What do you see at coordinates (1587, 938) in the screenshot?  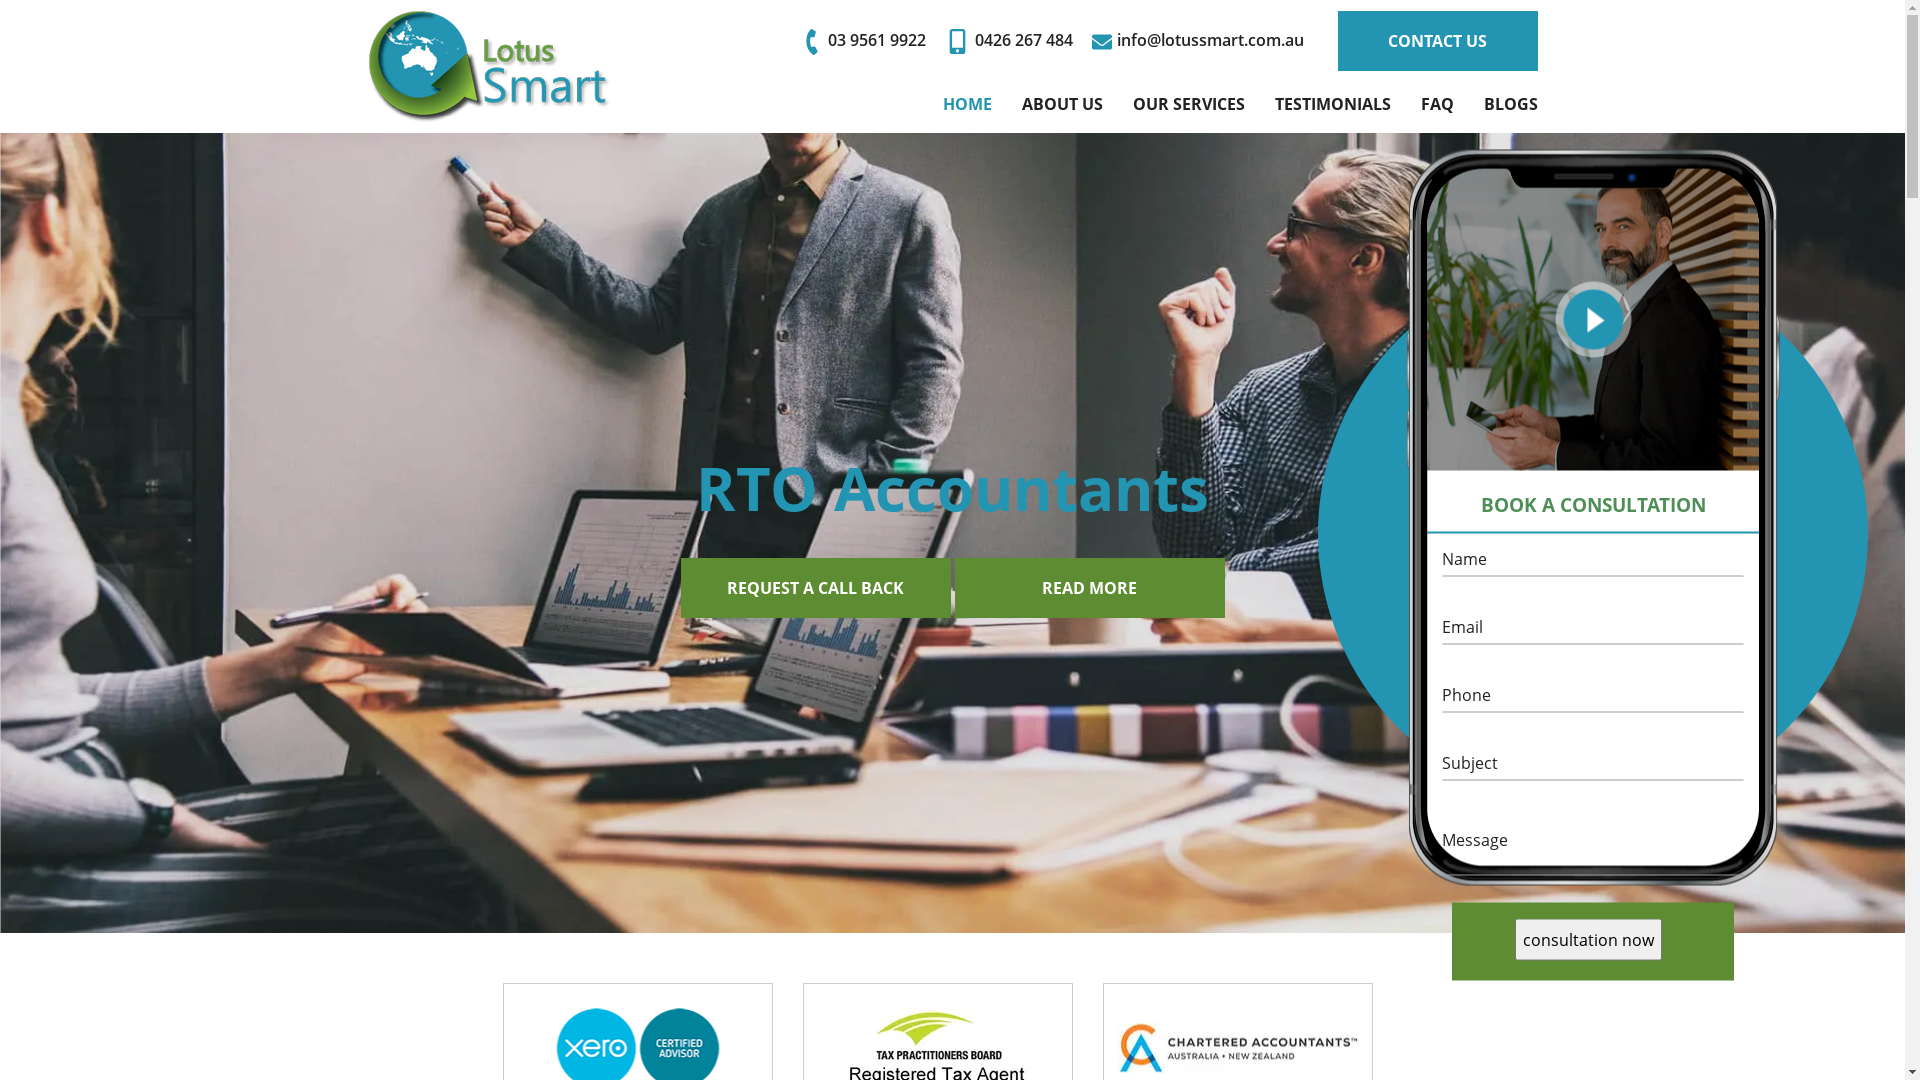 I see `'consultation now'` at bounding box center [1587, 938].